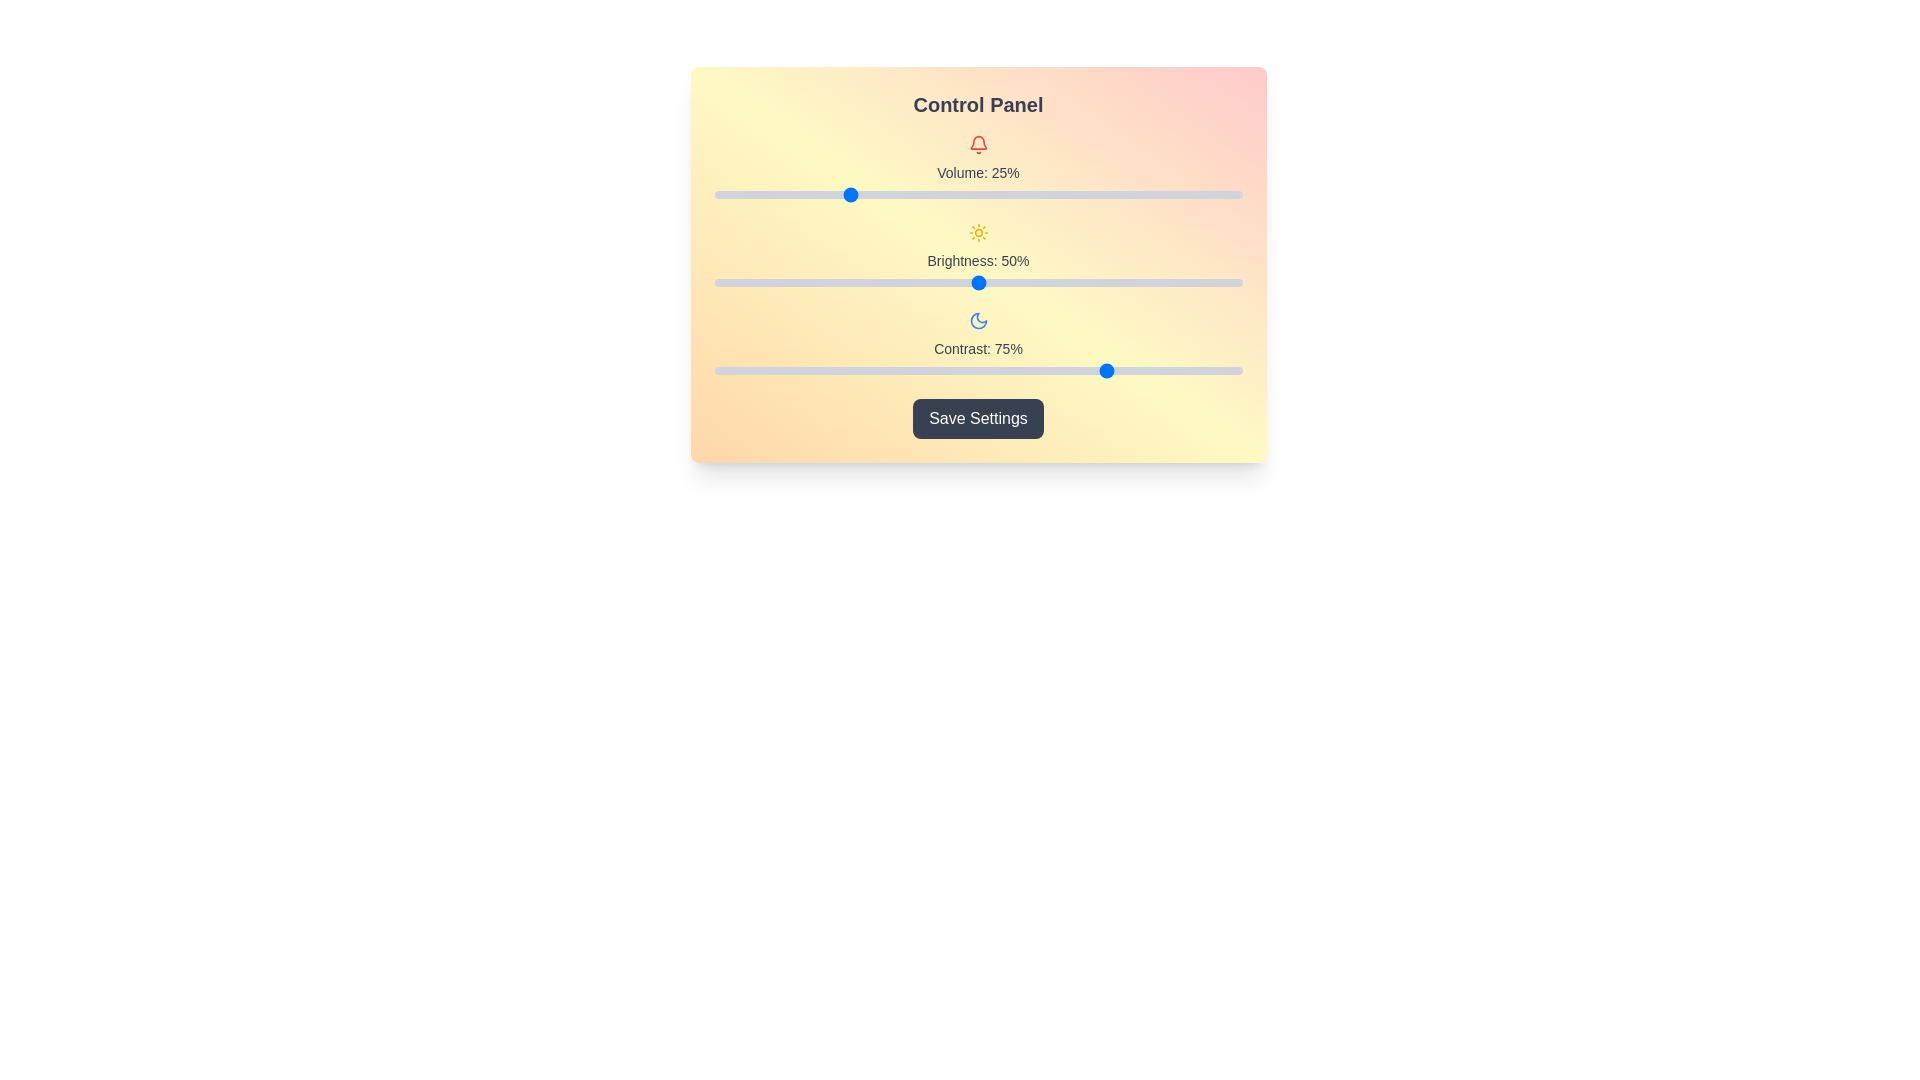 The height and width of the screenshot is (1080, 1920). Describe the element at coordinates (804, 370) in the screenshot. I see `contrast` at that location.